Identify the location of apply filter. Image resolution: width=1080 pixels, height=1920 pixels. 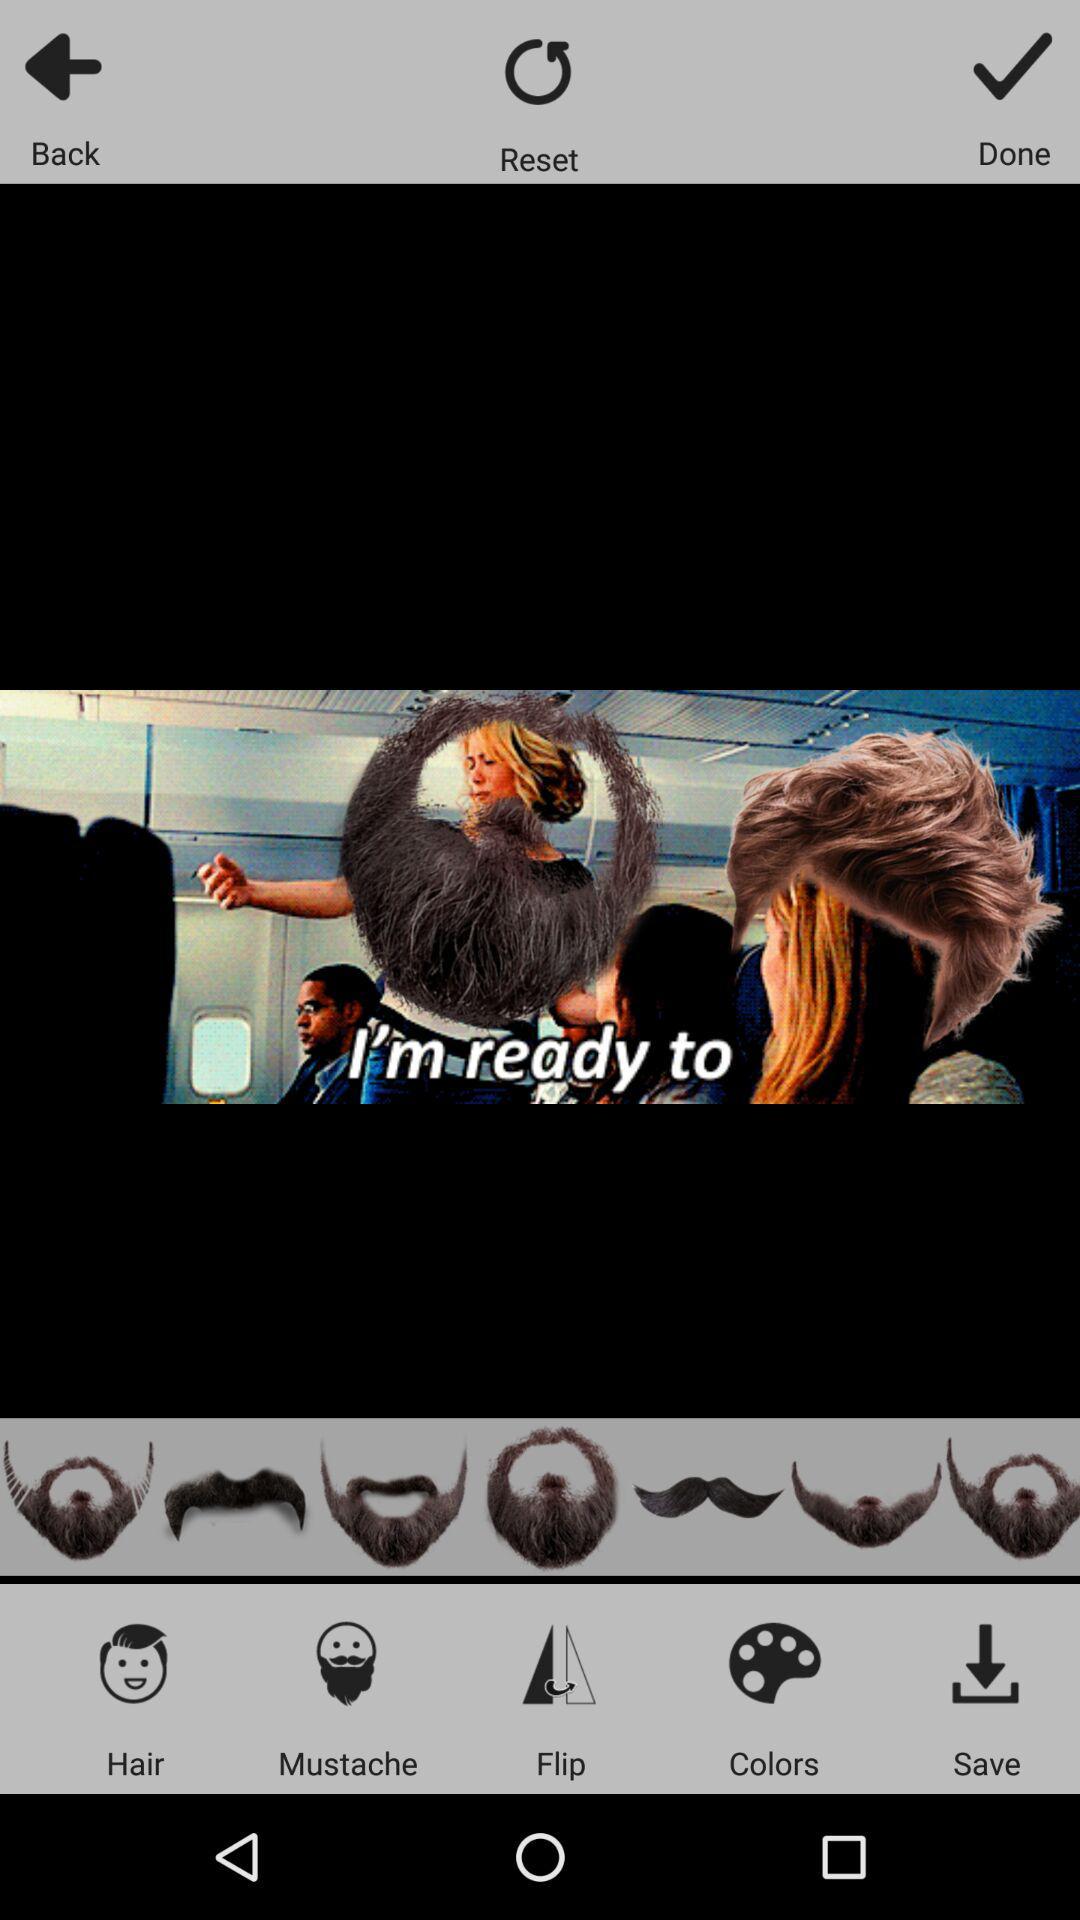
(346, 1662).